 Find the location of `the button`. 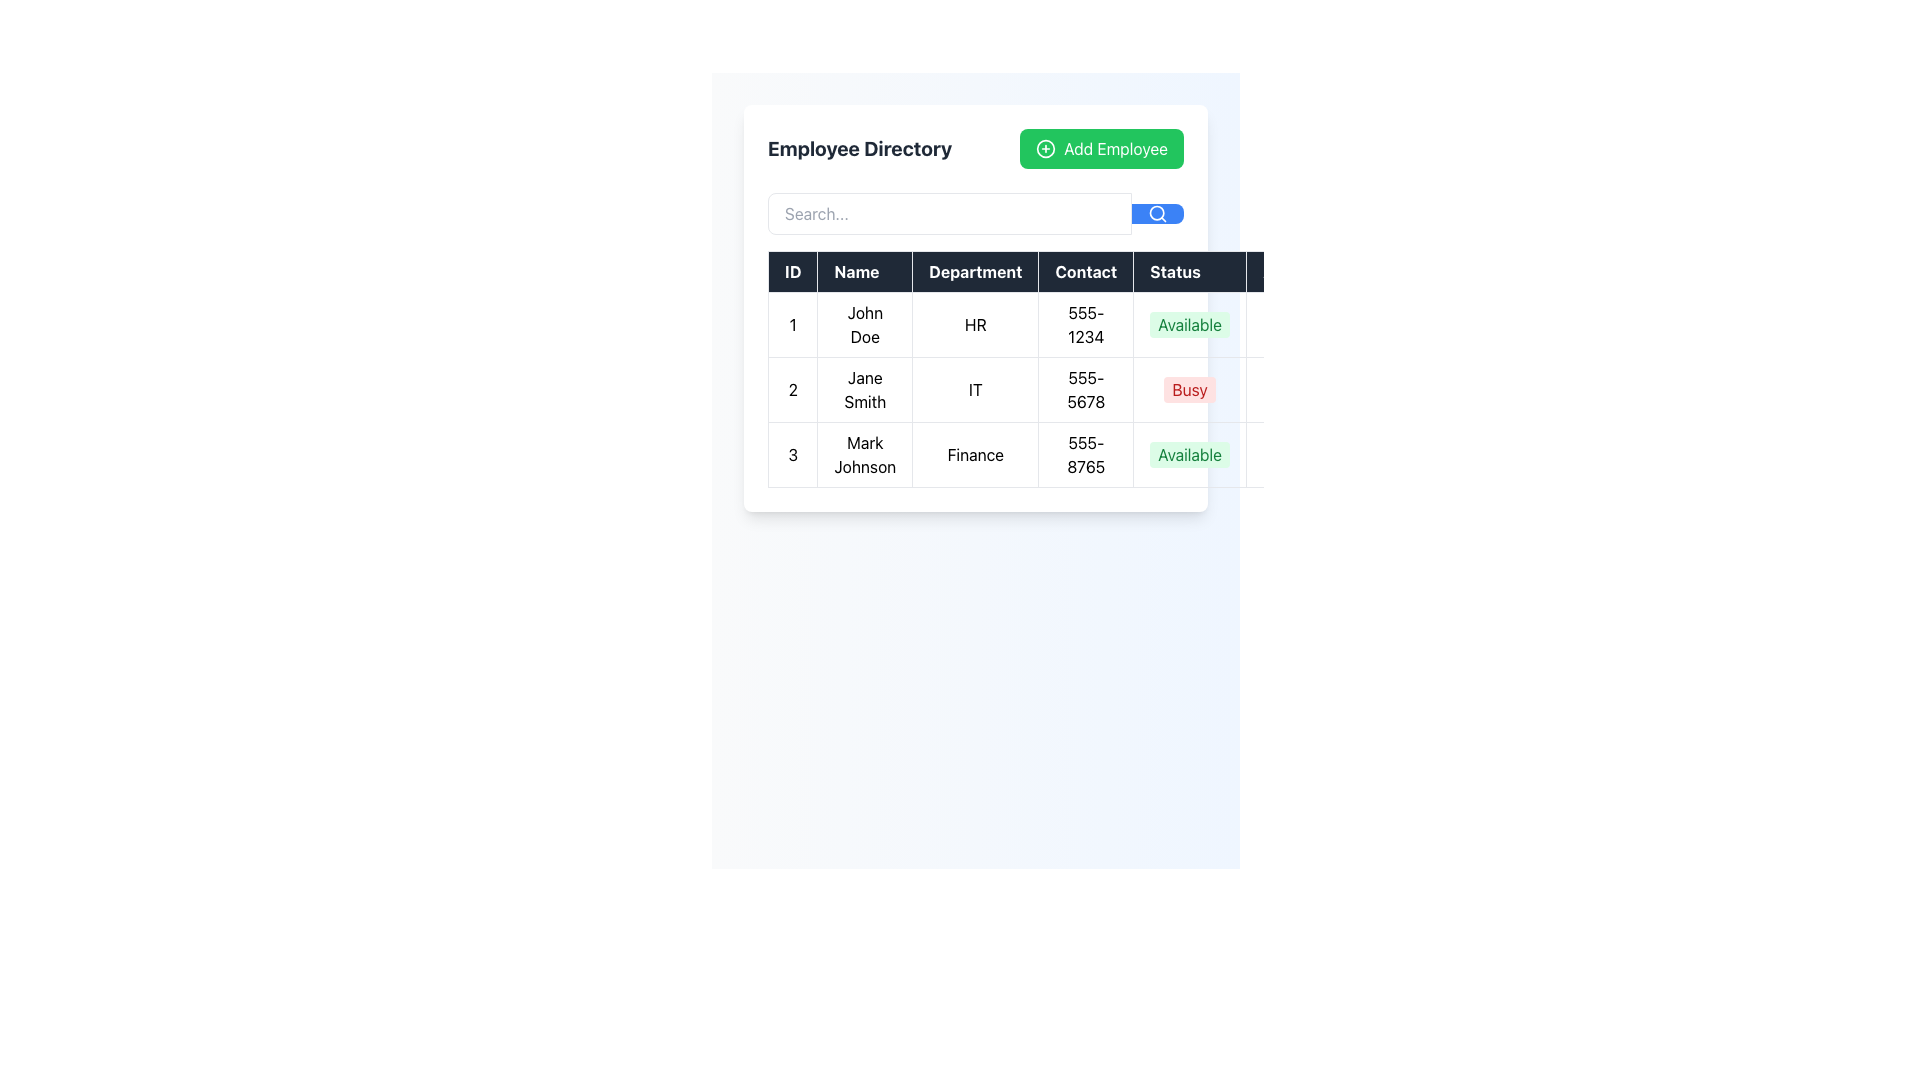

the button is located at coordinates (1101, 148).